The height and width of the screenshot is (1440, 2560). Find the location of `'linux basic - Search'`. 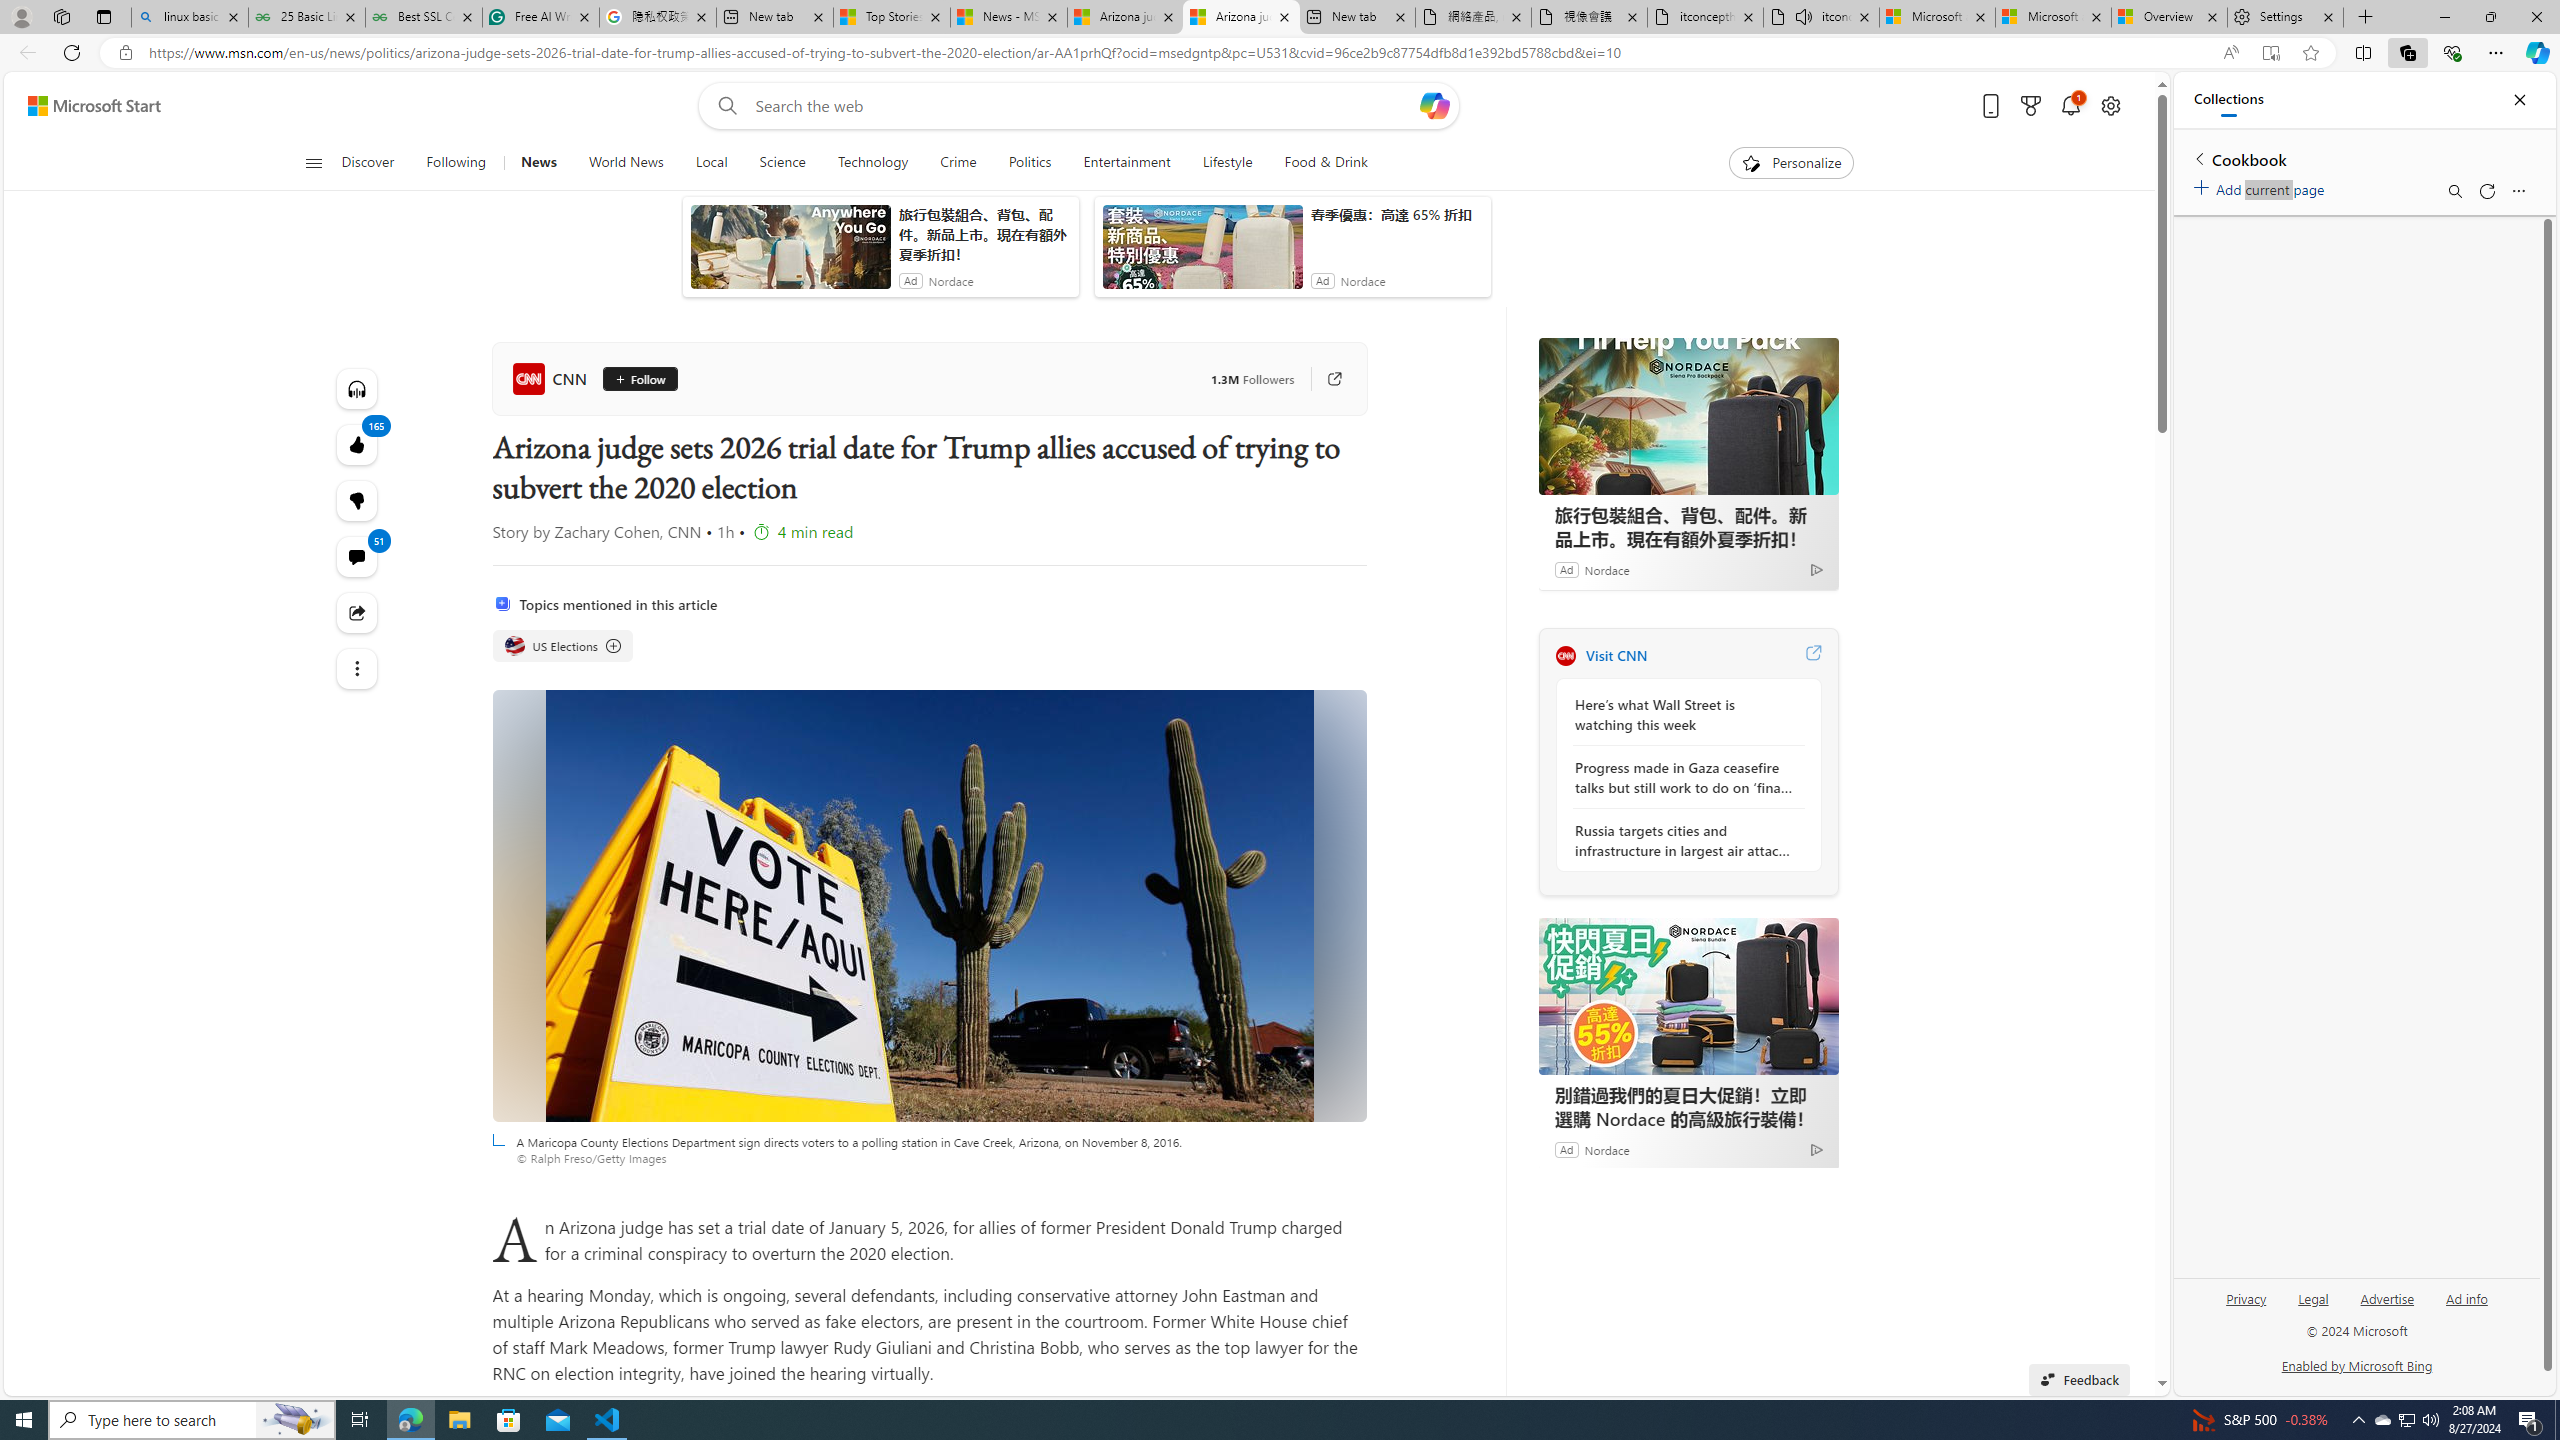

'linux basic - Search' is located at coordinates (188, 16).